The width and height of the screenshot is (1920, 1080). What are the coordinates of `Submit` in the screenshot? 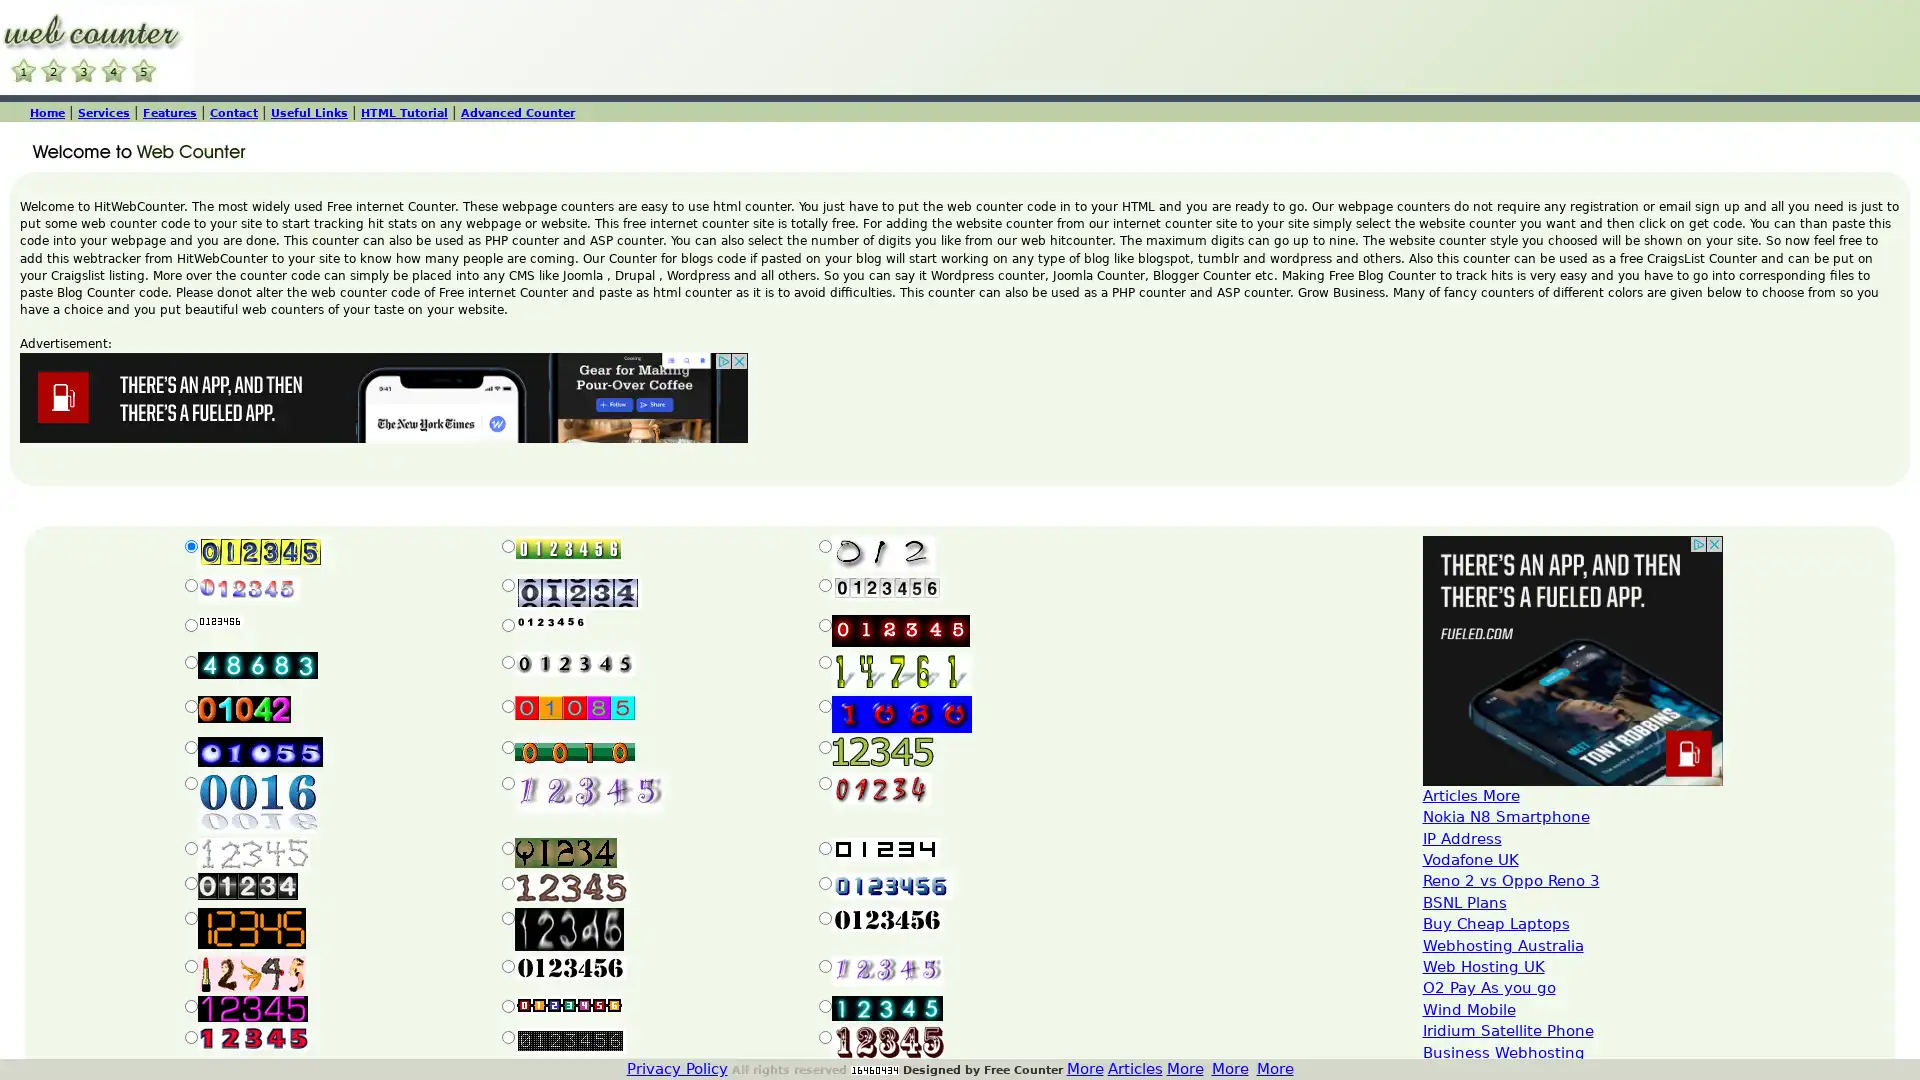 It's located at (573, 705).